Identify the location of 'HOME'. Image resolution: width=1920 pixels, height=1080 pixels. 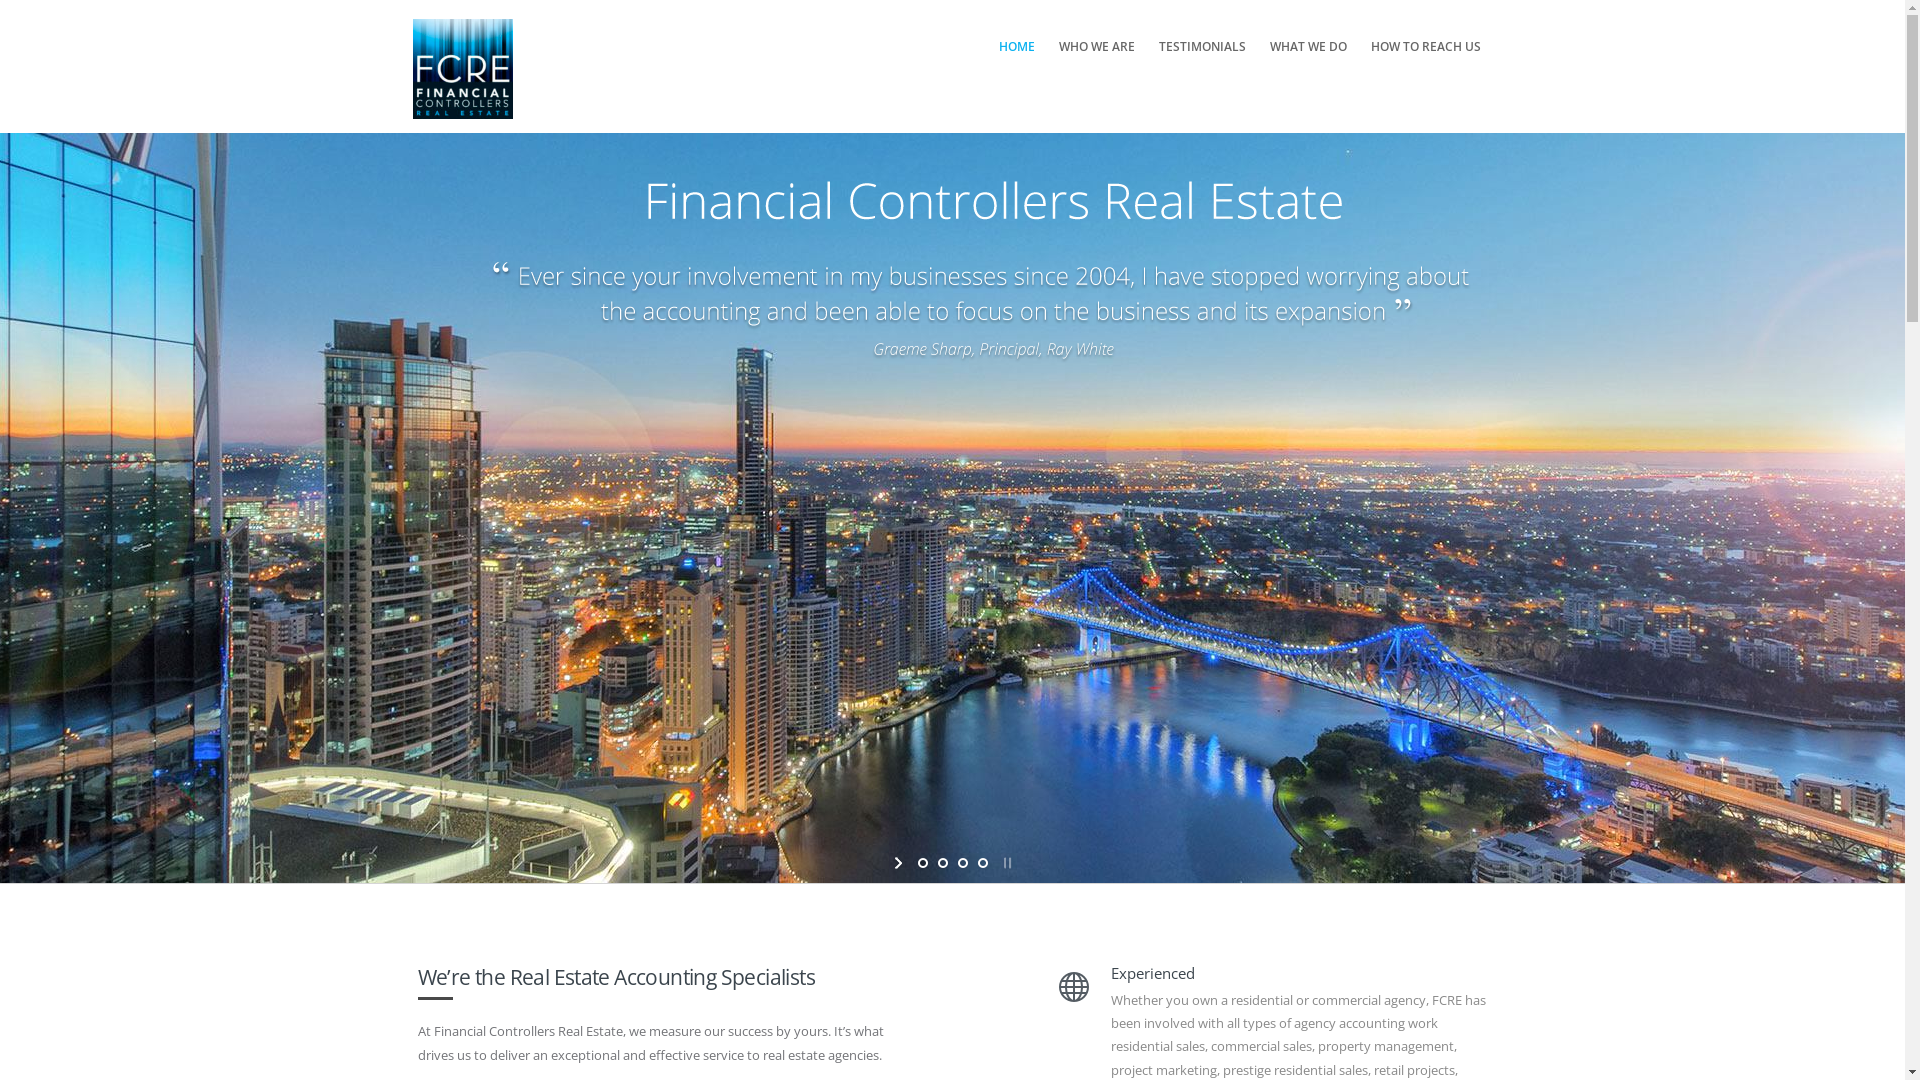
(1016, 45).